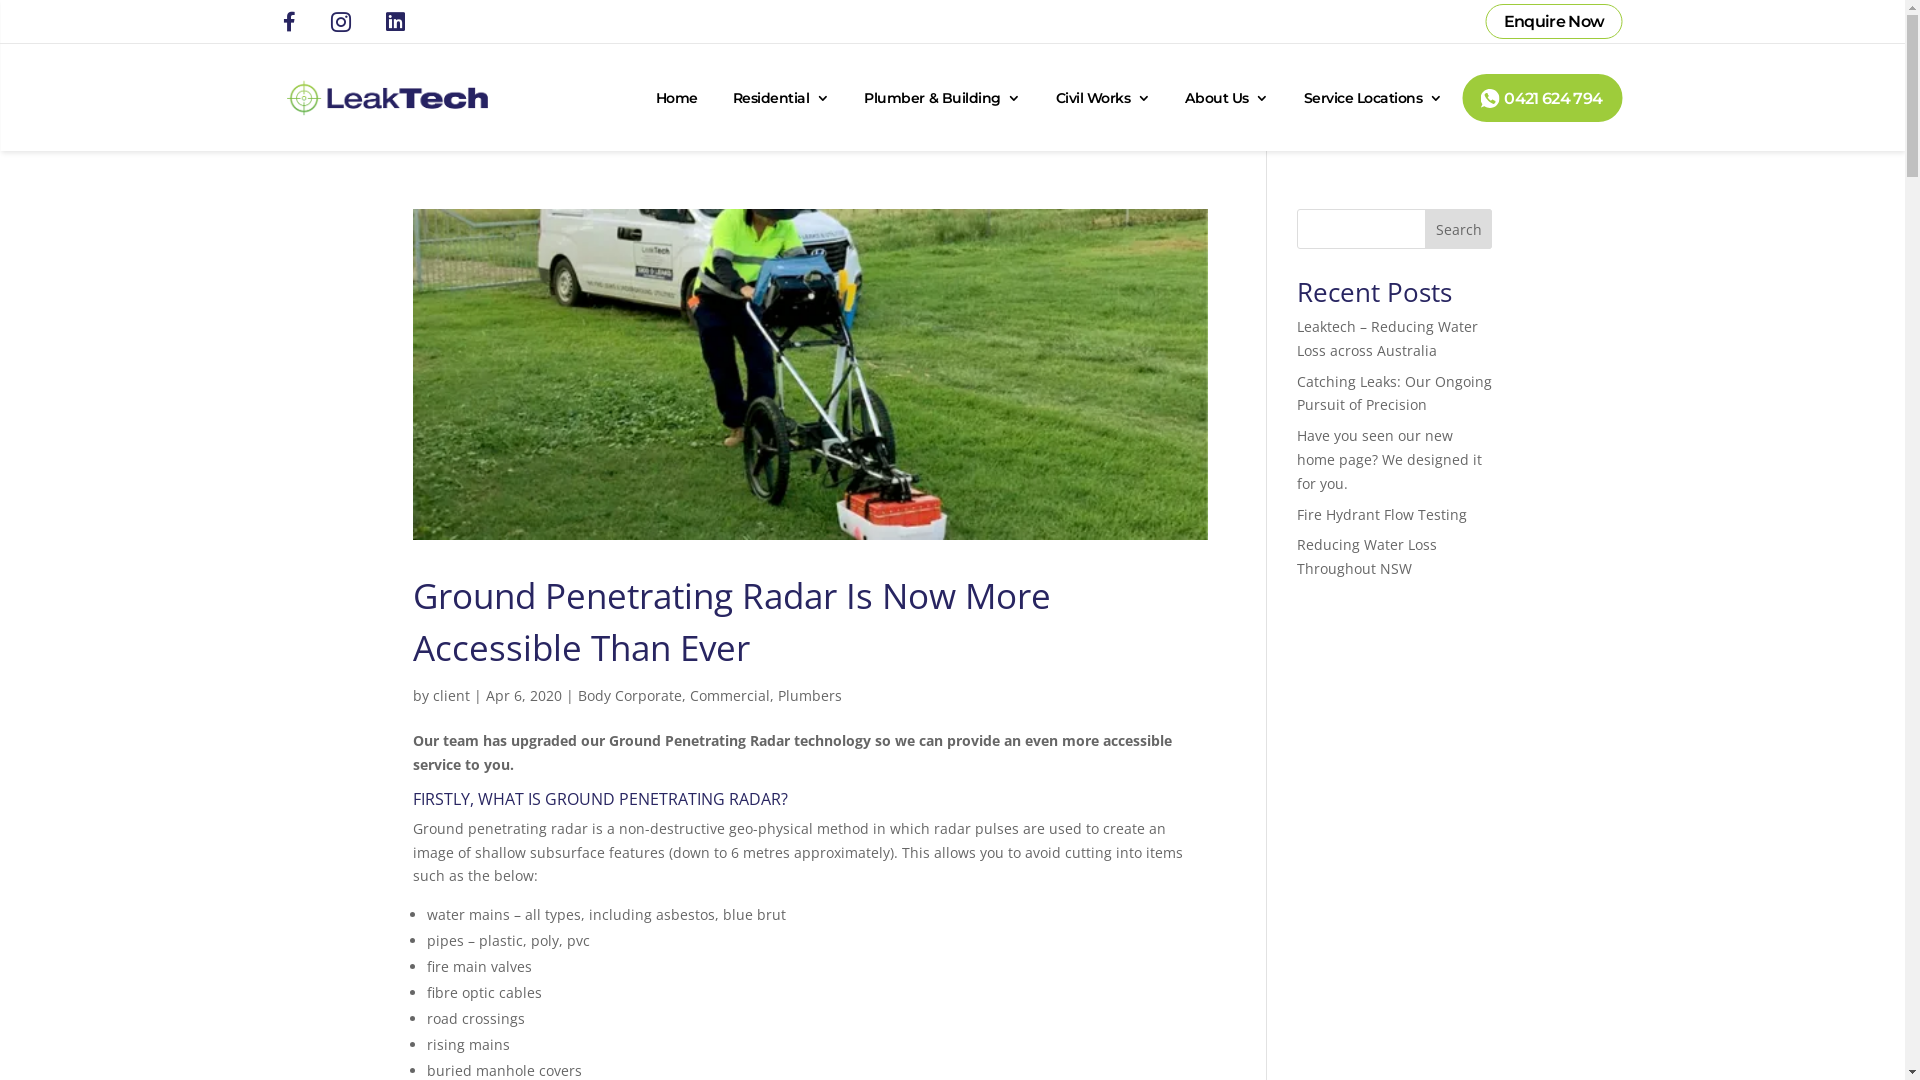 The width and height of the screenshot is (1920, 1080). What do you see at coordinates (449, 694) in the screenshot?
I see `'client'` at bounding box center [449, 694].